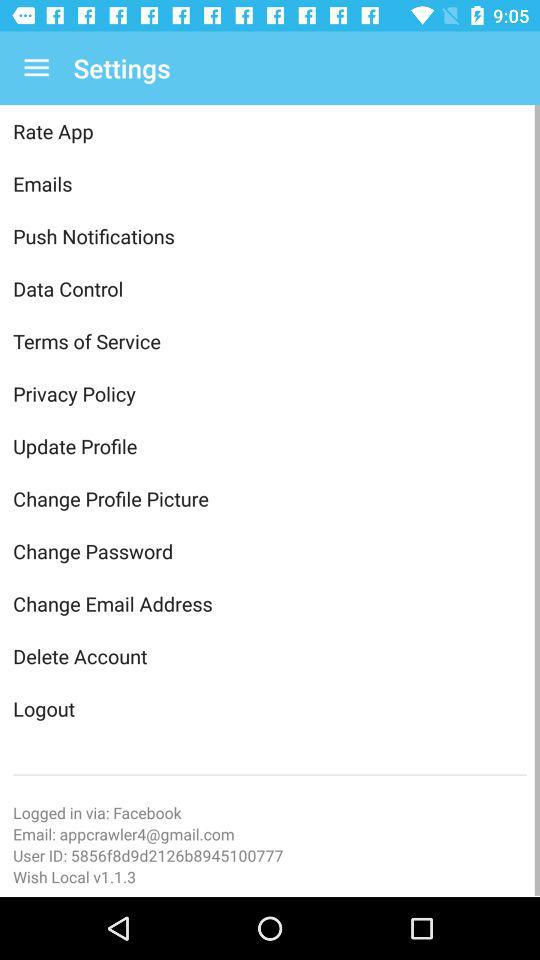 The height and width of the screenshot is (960, 540). Describe the element at coordinates (270, 341) in the screenshot. I see `the terms of service` at that location.